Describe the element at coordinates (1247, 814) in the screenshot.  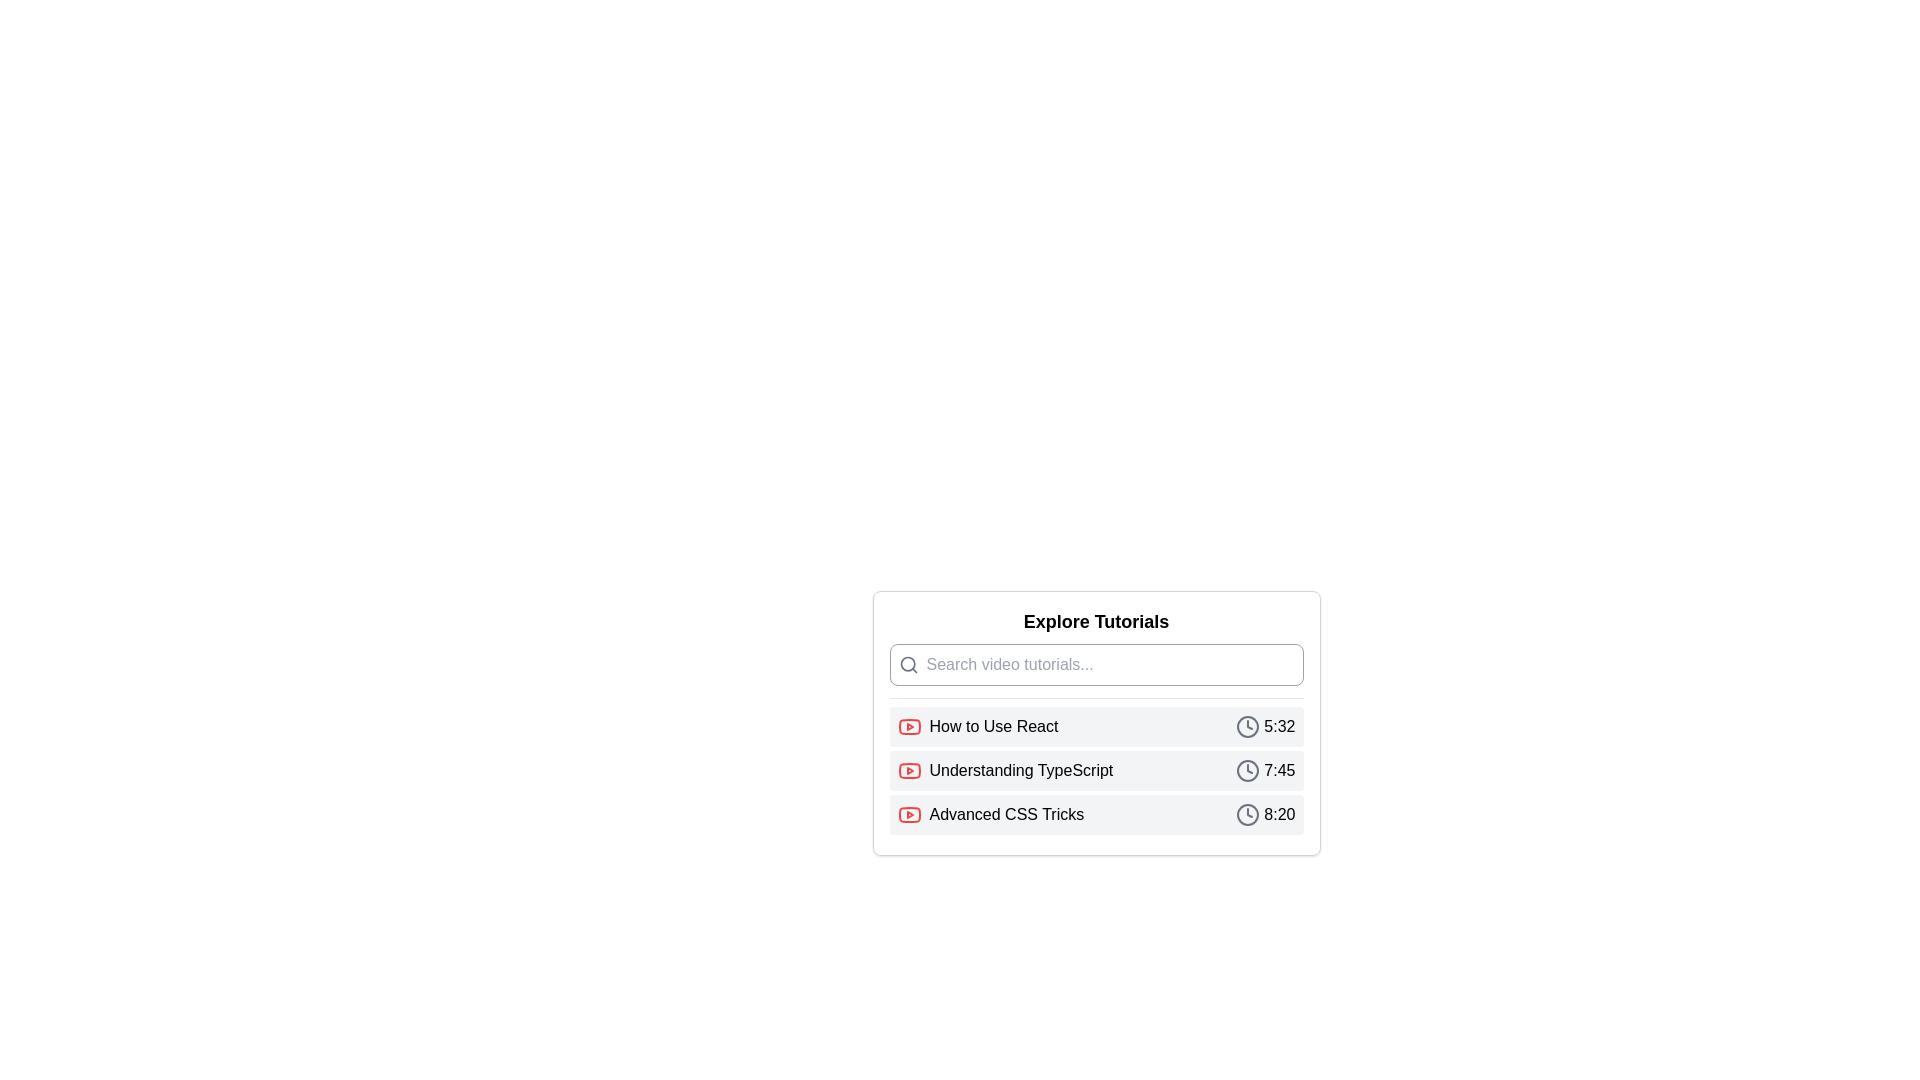
I see `the clock icon located to the right of the 'Advanced CSS Tricks' list item and just to the left of the time '8:20'. This icon has a circular shape and a gray color, consistent with a minimalist design` at that location.